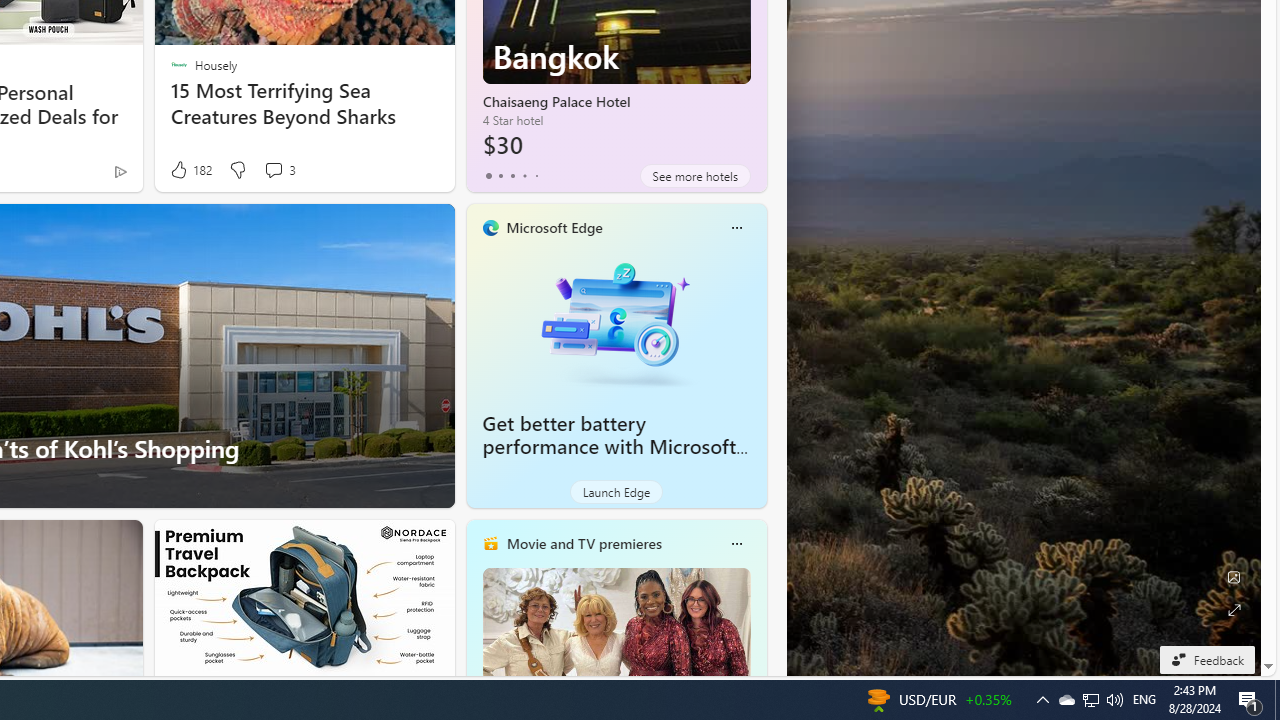 The width and height of the screenshot is (1280, 720). Describe the element at coordinates (615, 320) in the screenshot. I see `'Get better battery performance with Microsoft Edge'` at that location.